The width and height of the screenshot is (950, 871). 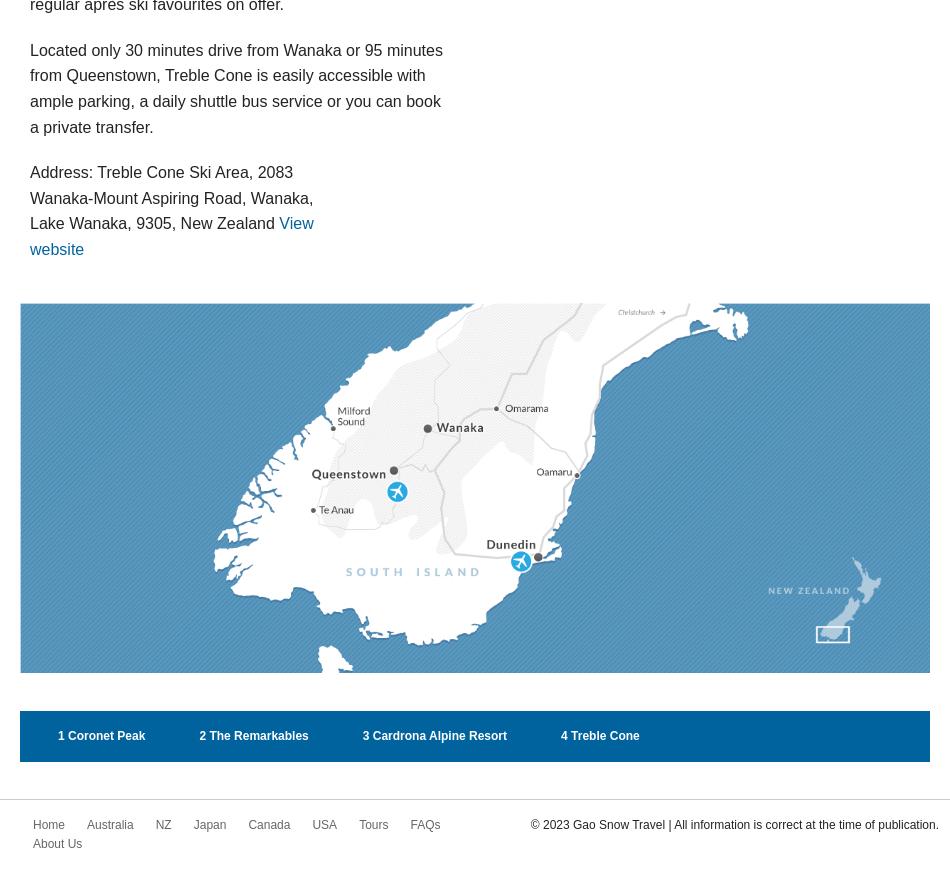 What do you see at coordinates (49, 823) in the screenshot?
I see `'Home'` at bounding box center [49, 823].